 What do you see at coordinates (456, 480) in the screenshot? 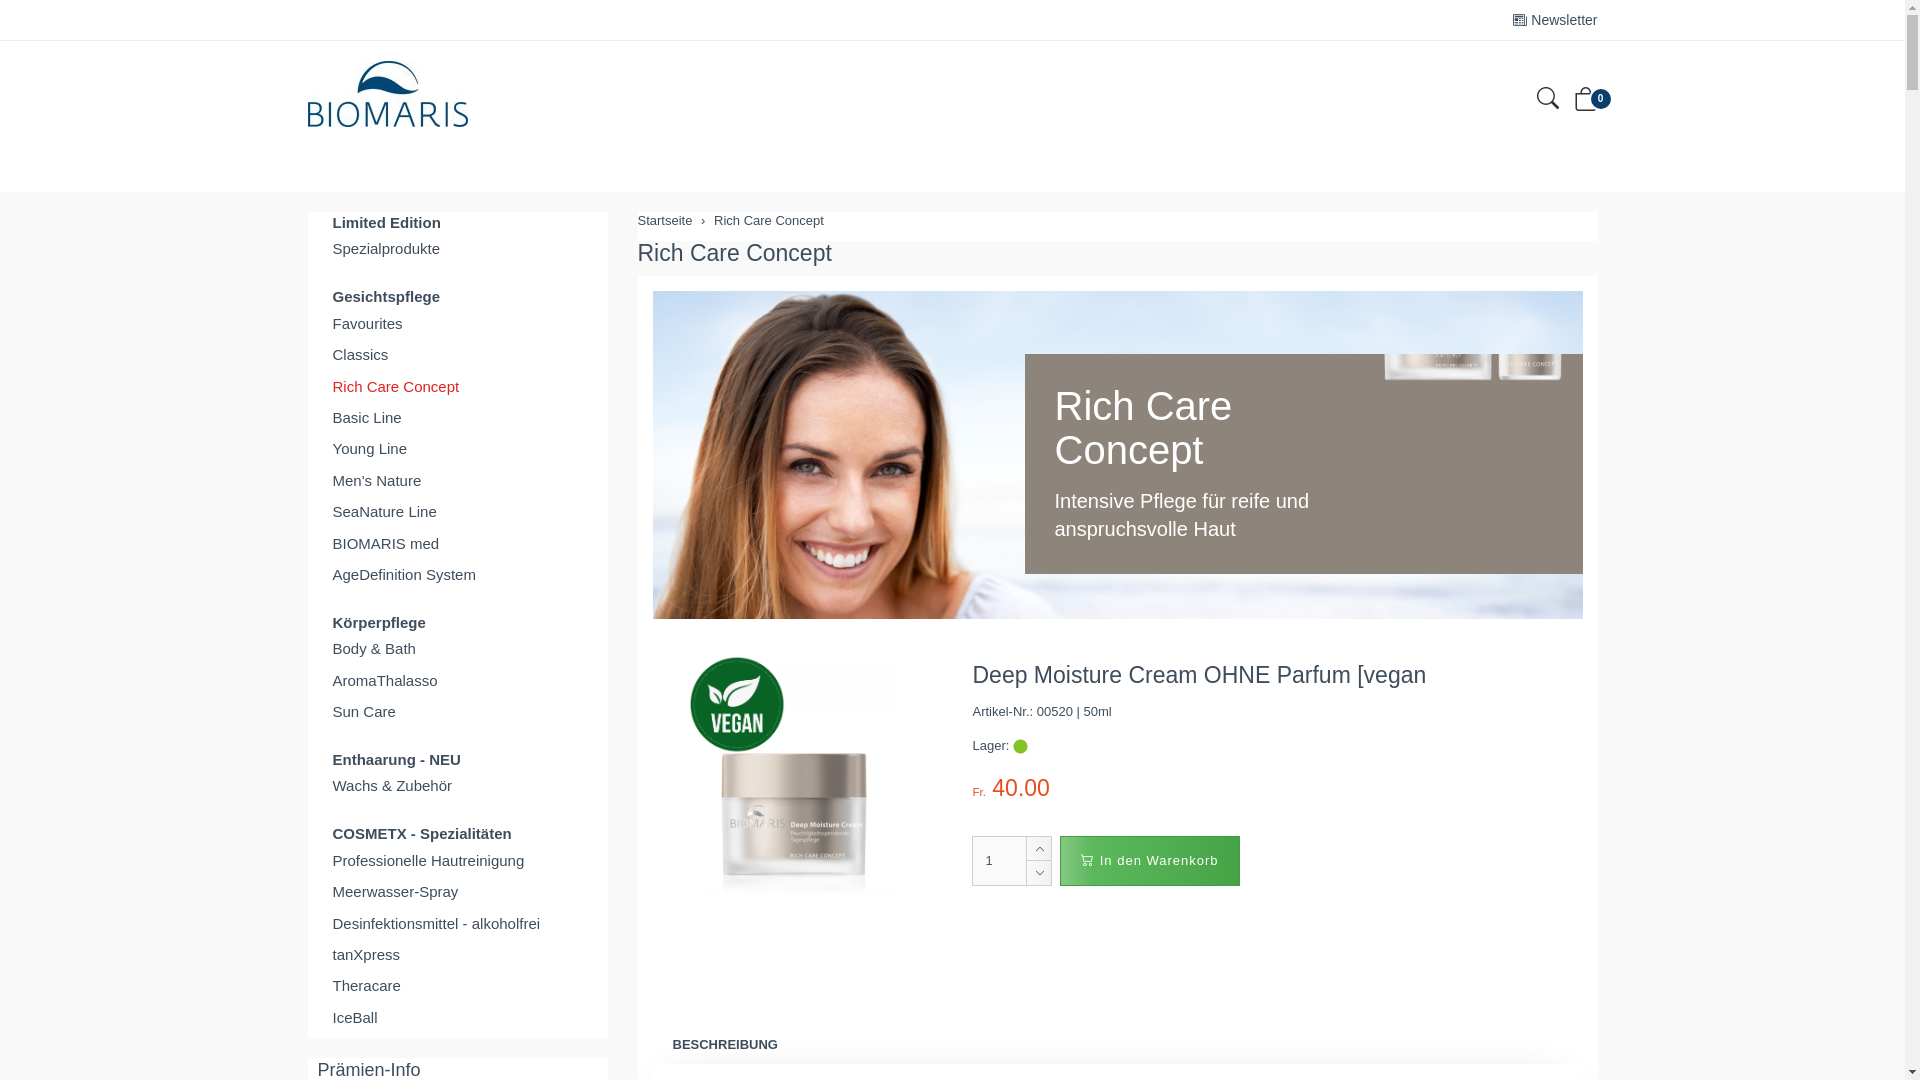
I see `'Men's Nature'` at bounding box center [456, 480].